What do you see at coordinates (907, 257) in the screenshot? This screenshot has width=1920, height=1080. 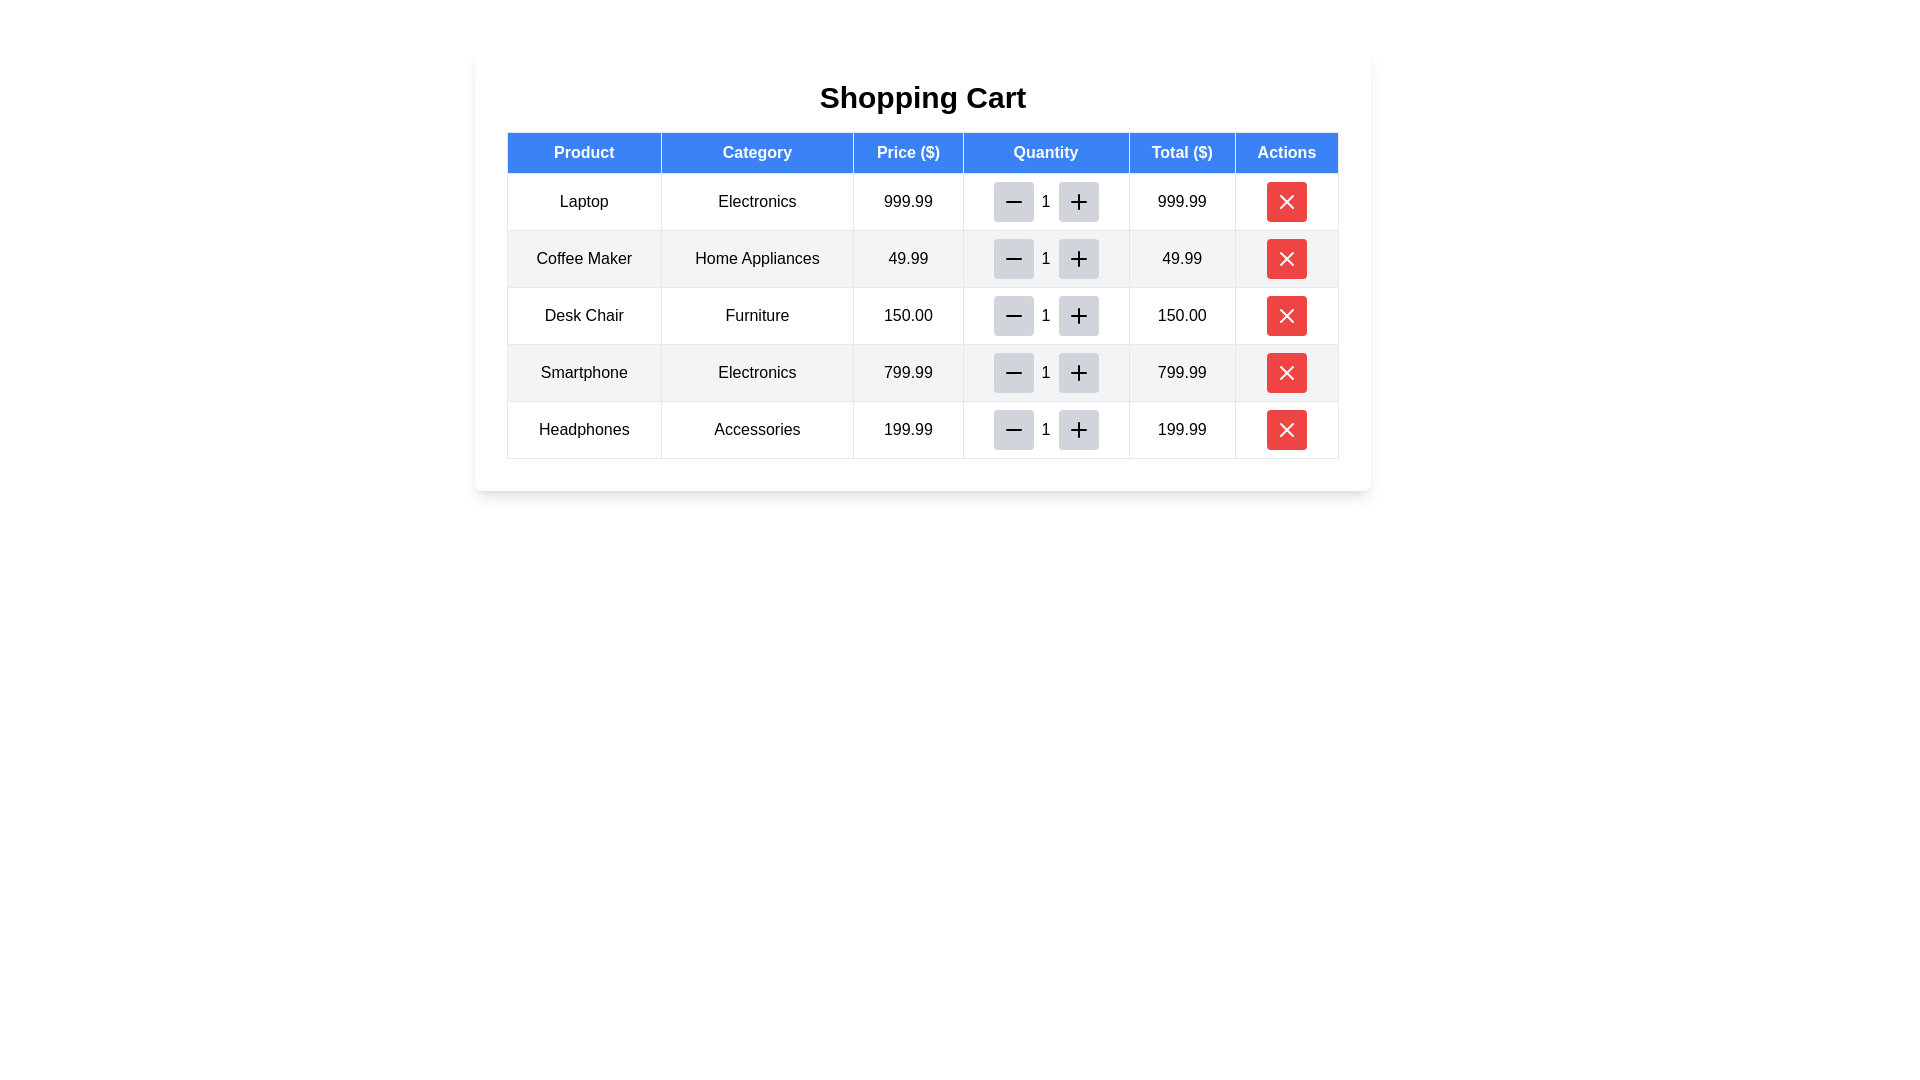 I see `displayed price of the 'Coffee Maker' item located in the third cell of the second row in the shopping cart list` at bounding box center [907, 257].